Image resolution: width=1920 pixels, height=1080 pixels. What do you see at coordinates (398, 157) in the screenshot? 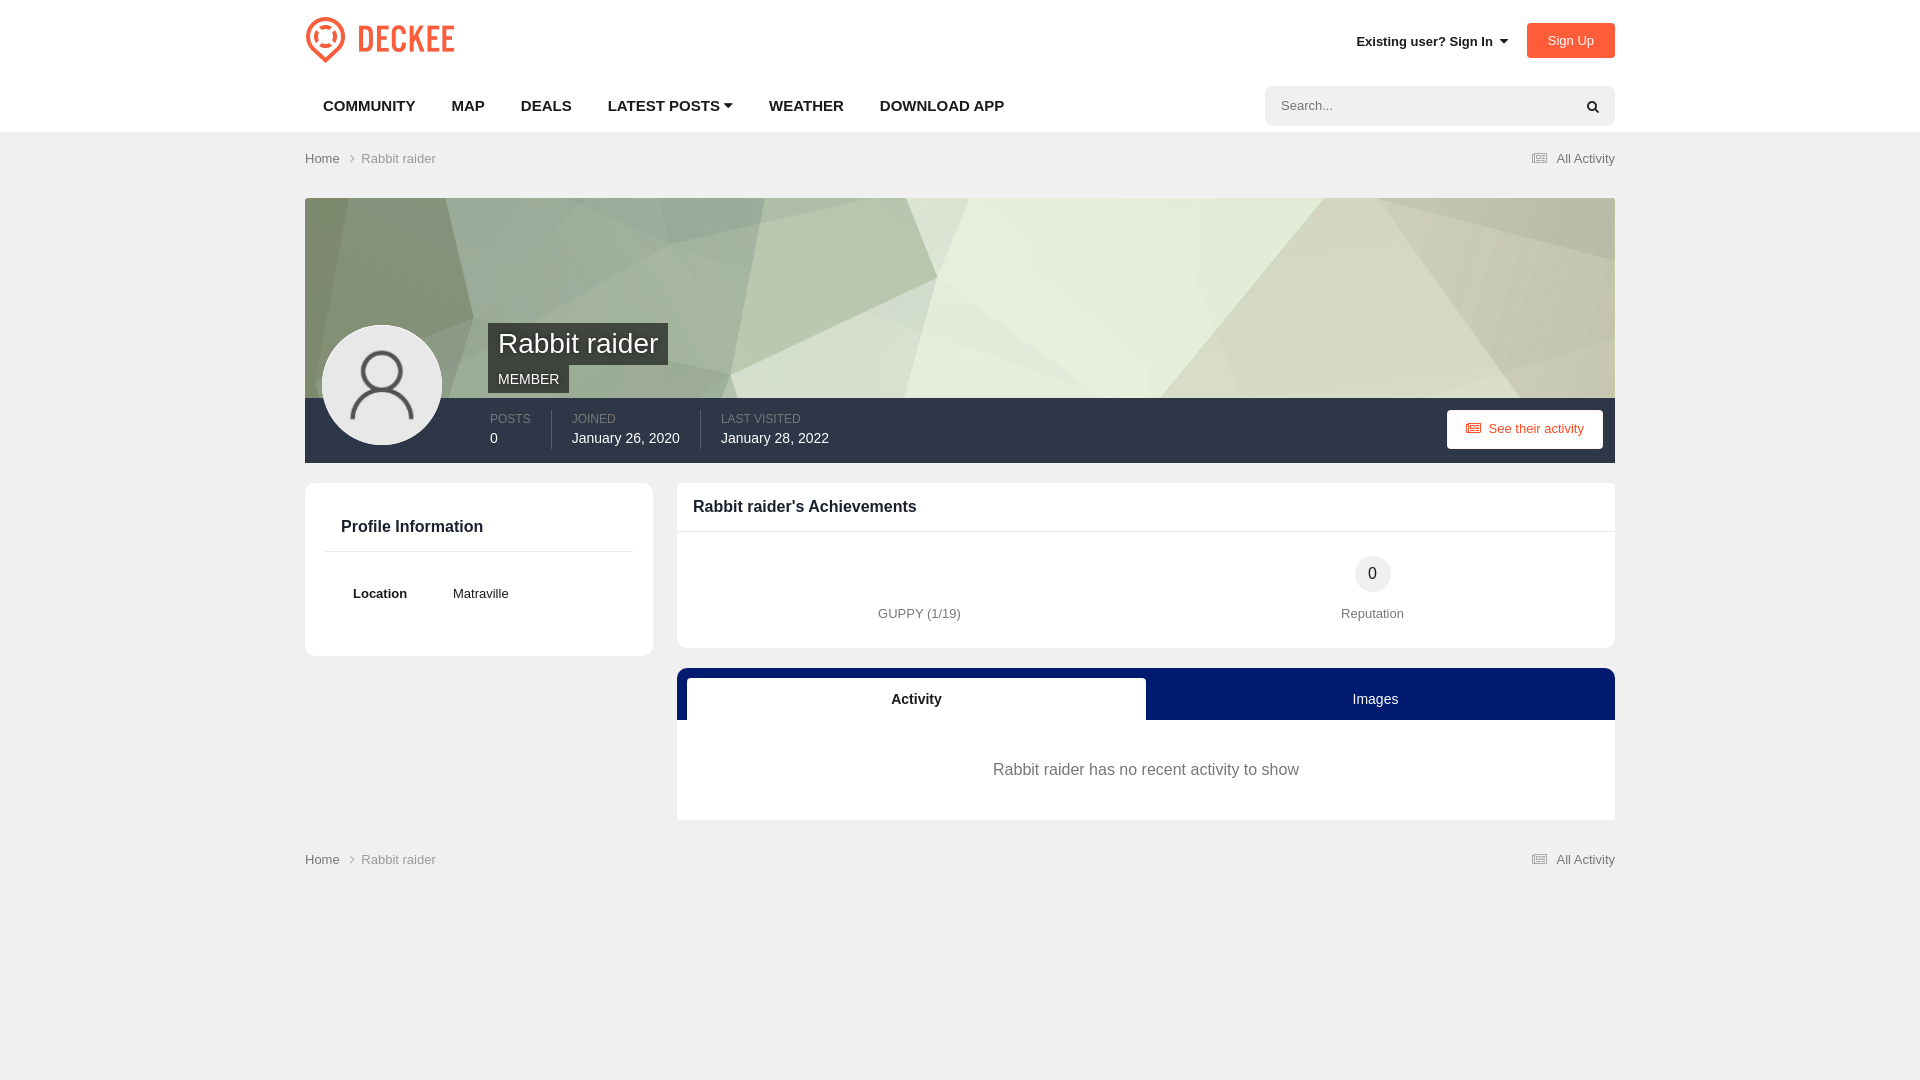
I see `'Rabbit raider'` at bounding box center [398, 157].